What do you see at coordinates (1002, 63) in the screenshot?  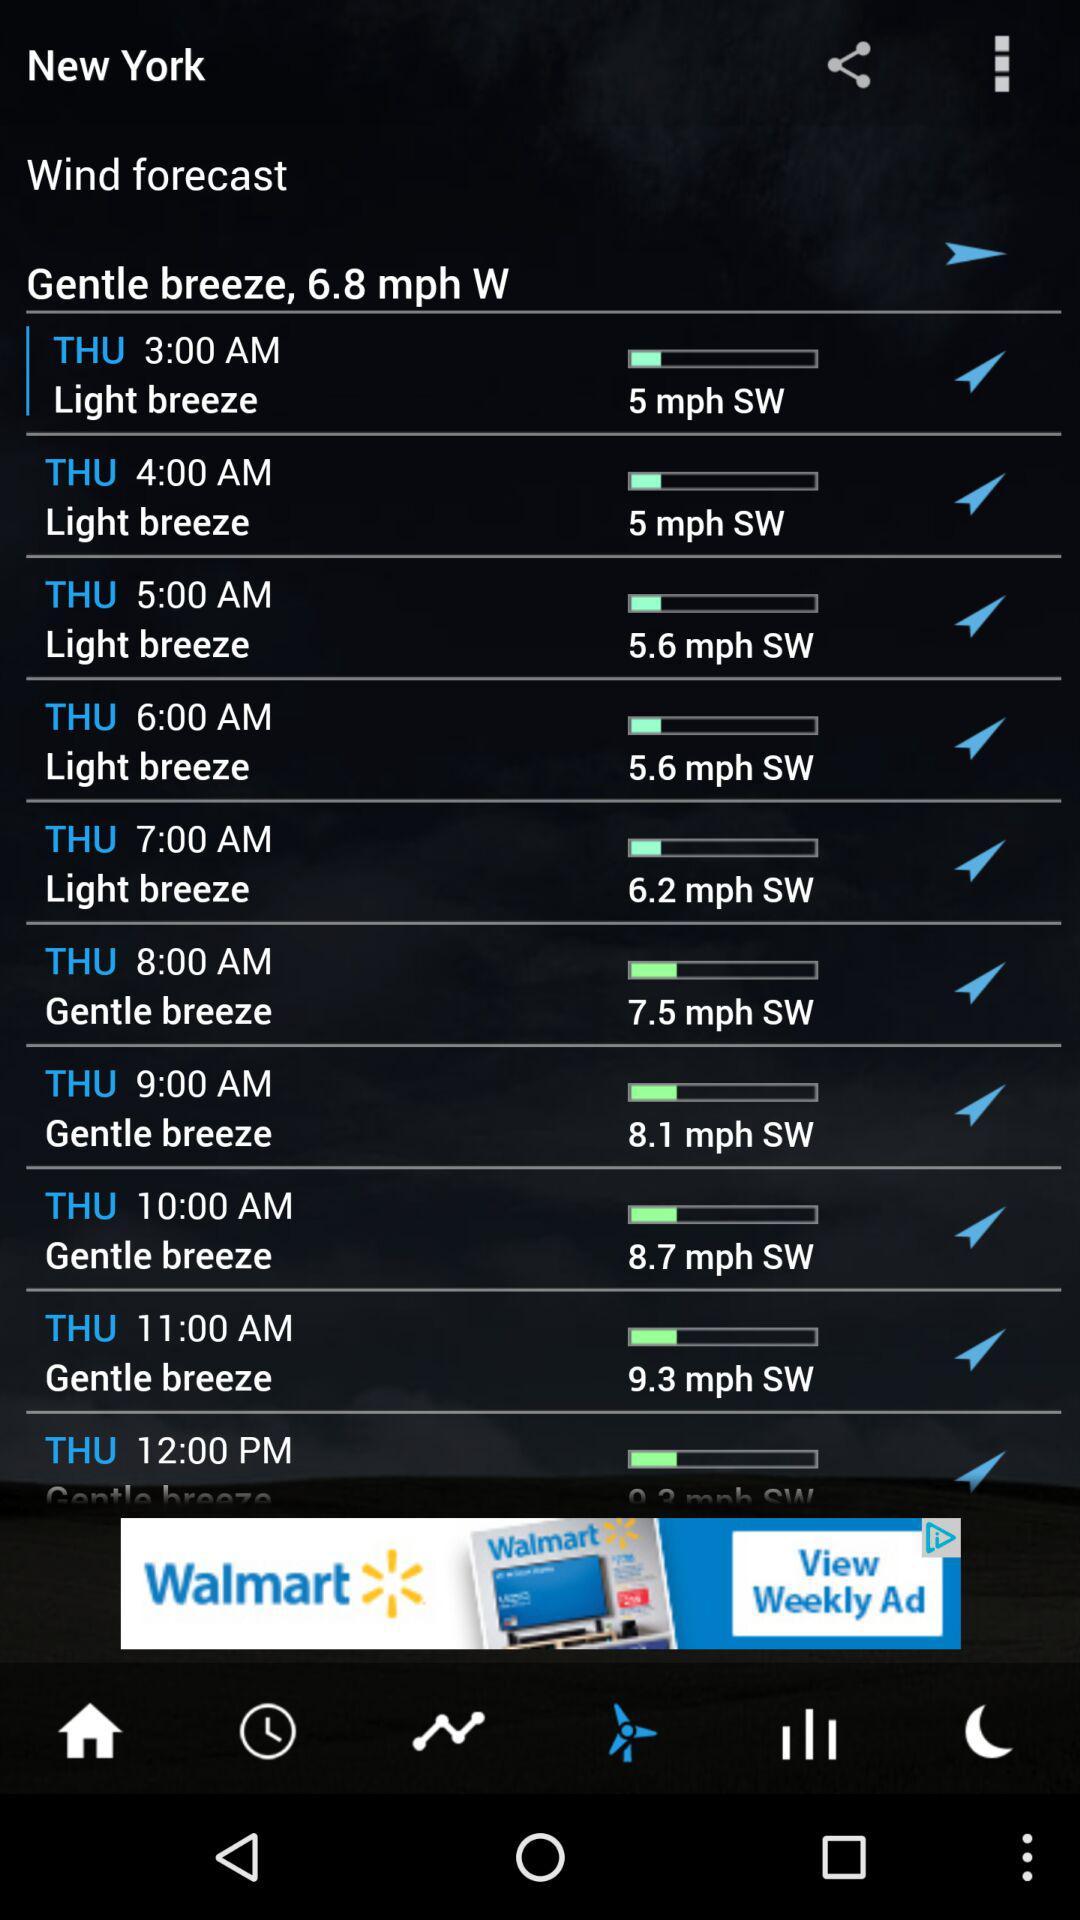 I see `settings` at bounding box center [1002, 63].